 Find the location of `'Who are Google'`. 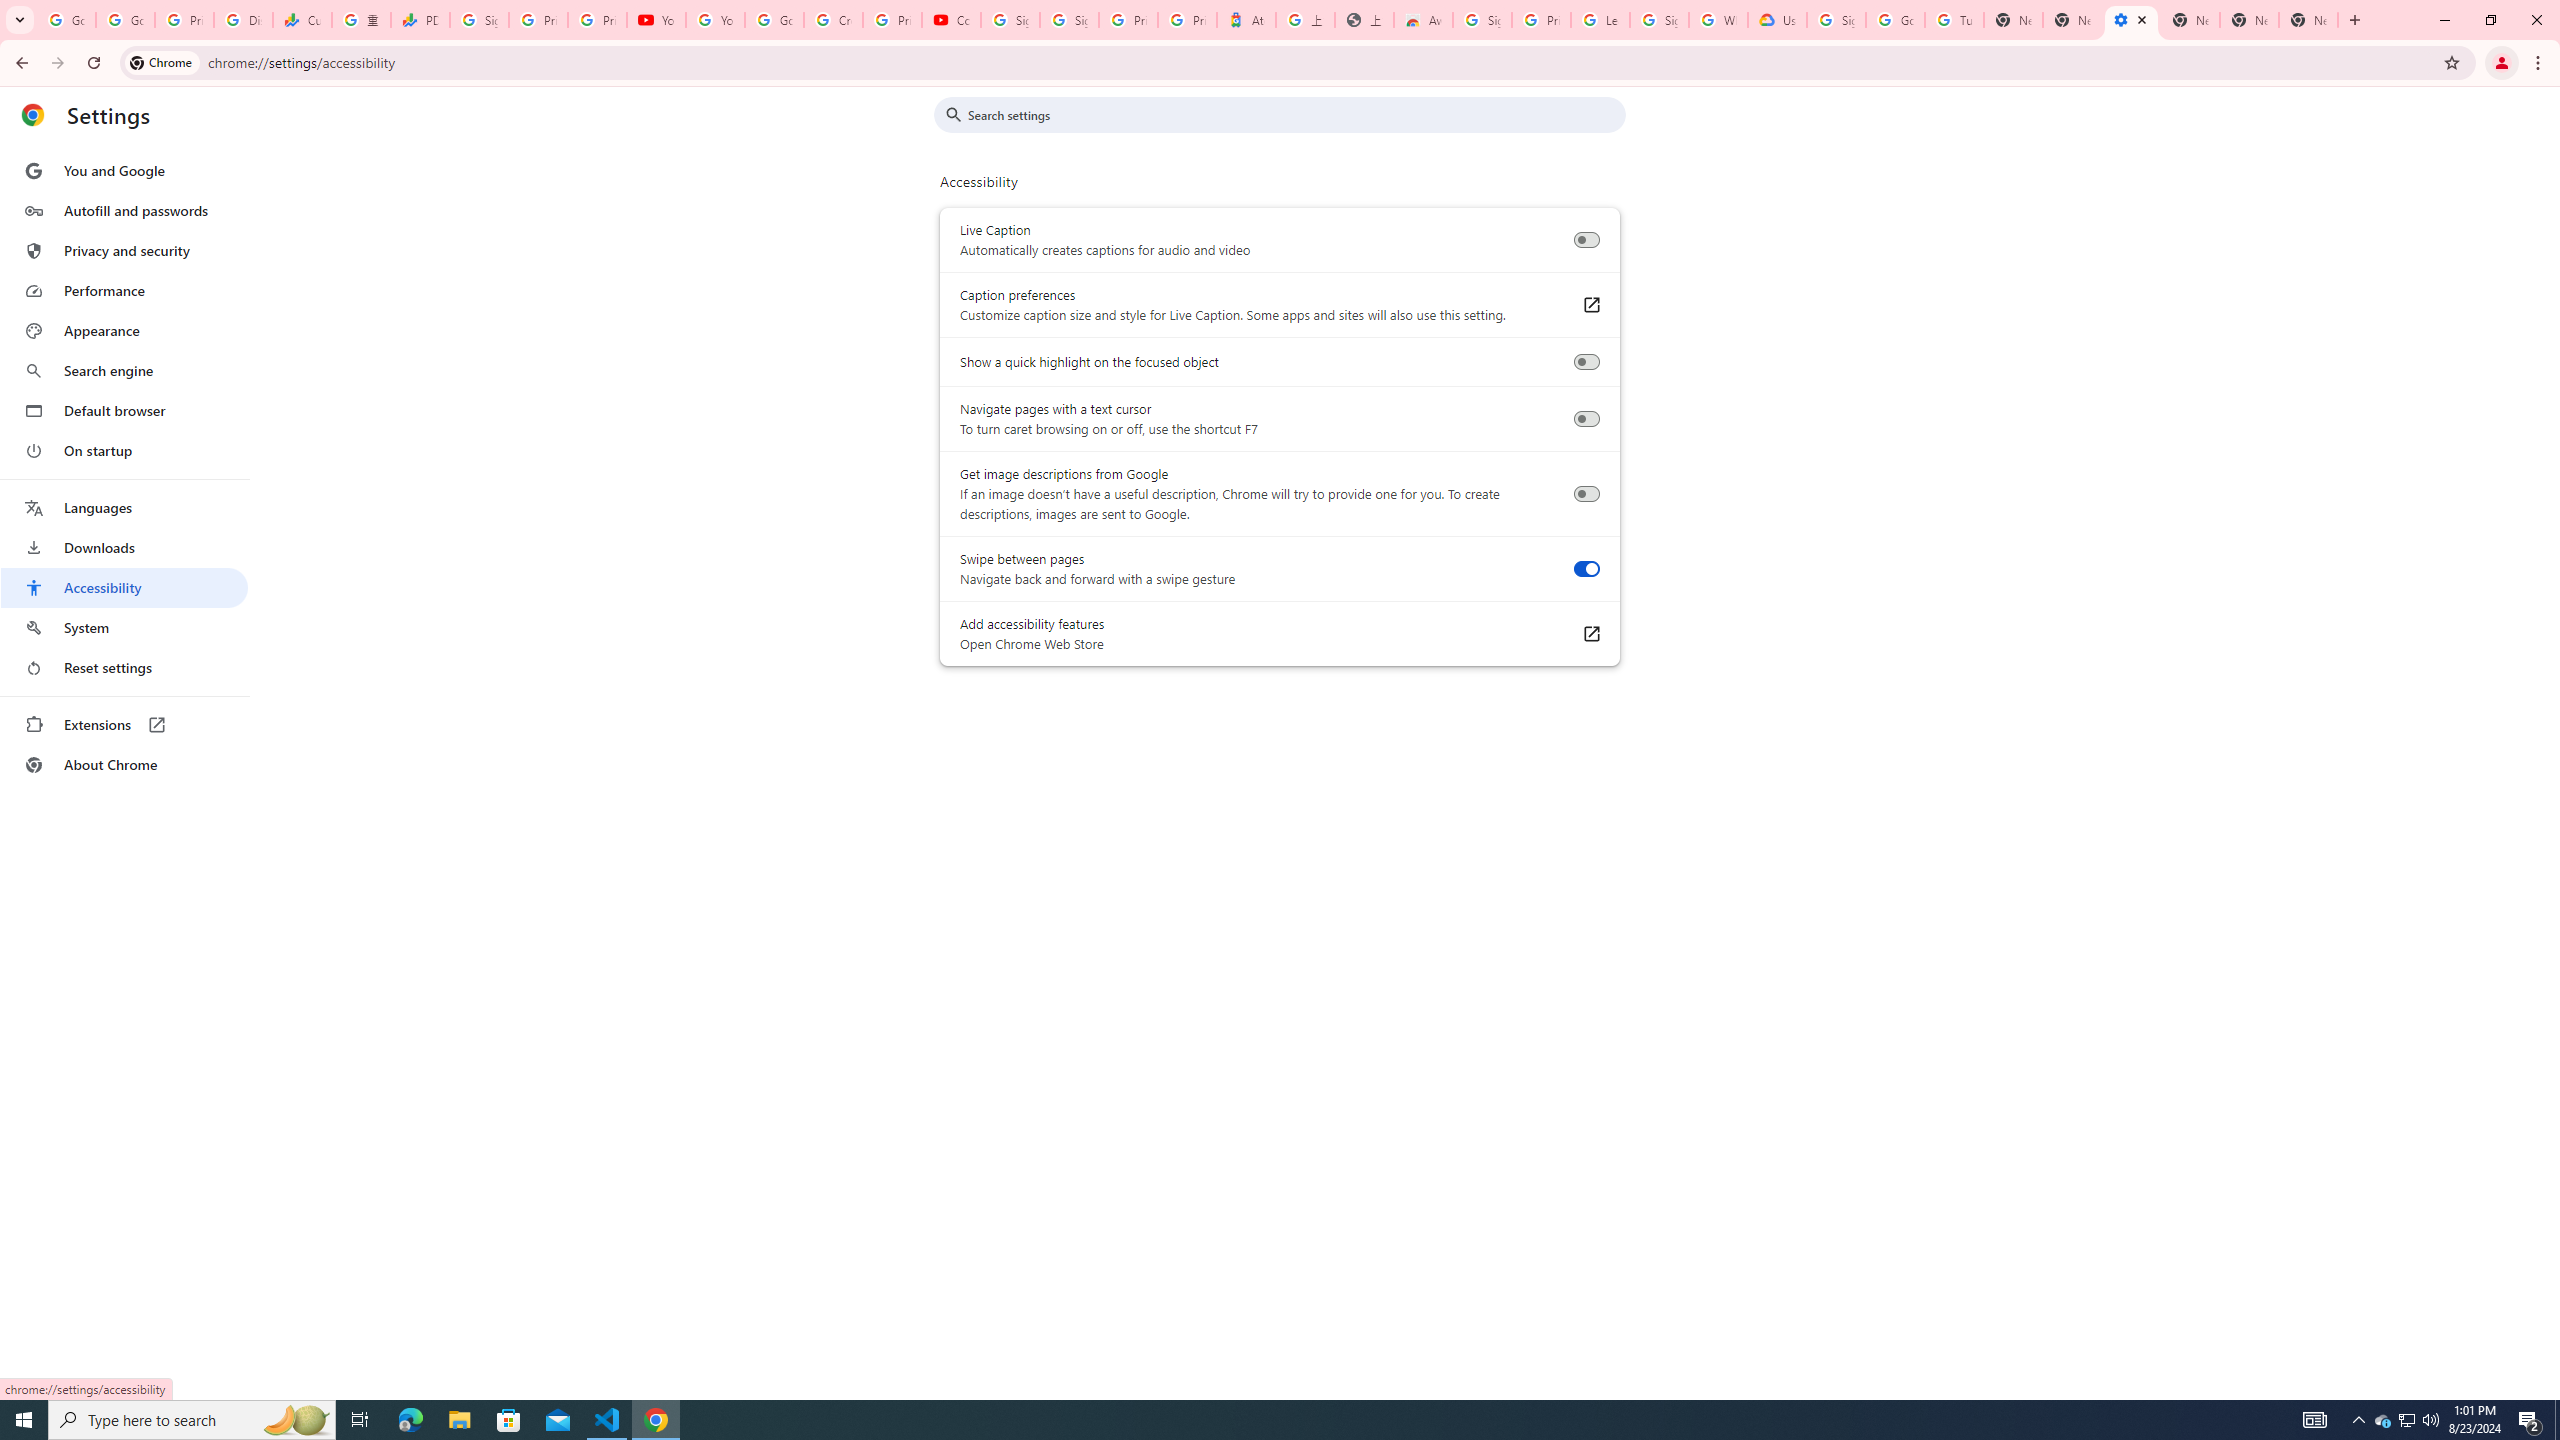

'Who are Google' is located at coordinates (1716, 19).